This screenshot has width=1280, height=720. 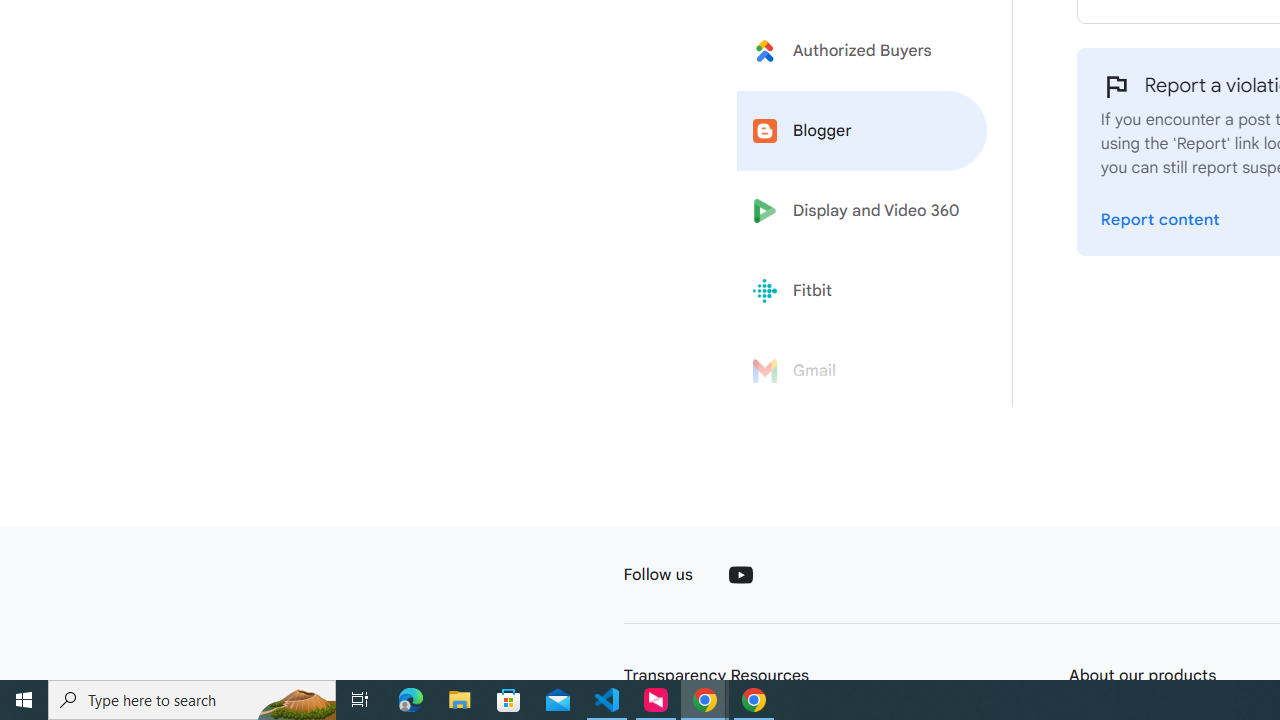 What do you see at coordinates (509, 698) in the screenshot?
I see `'Microsoft Store'` at bounding box center [509, 698].